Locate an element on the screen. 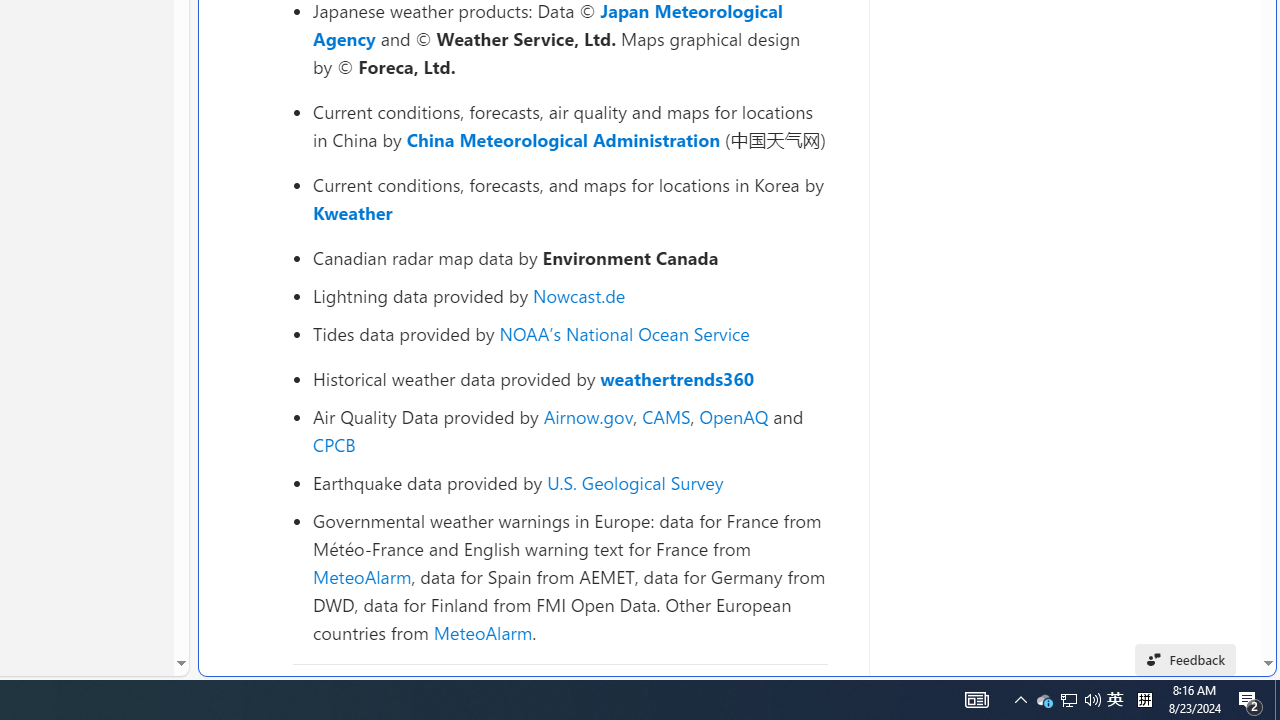  'Canadian radar map data by Environment Canada' is located at coordinates (569, 257).